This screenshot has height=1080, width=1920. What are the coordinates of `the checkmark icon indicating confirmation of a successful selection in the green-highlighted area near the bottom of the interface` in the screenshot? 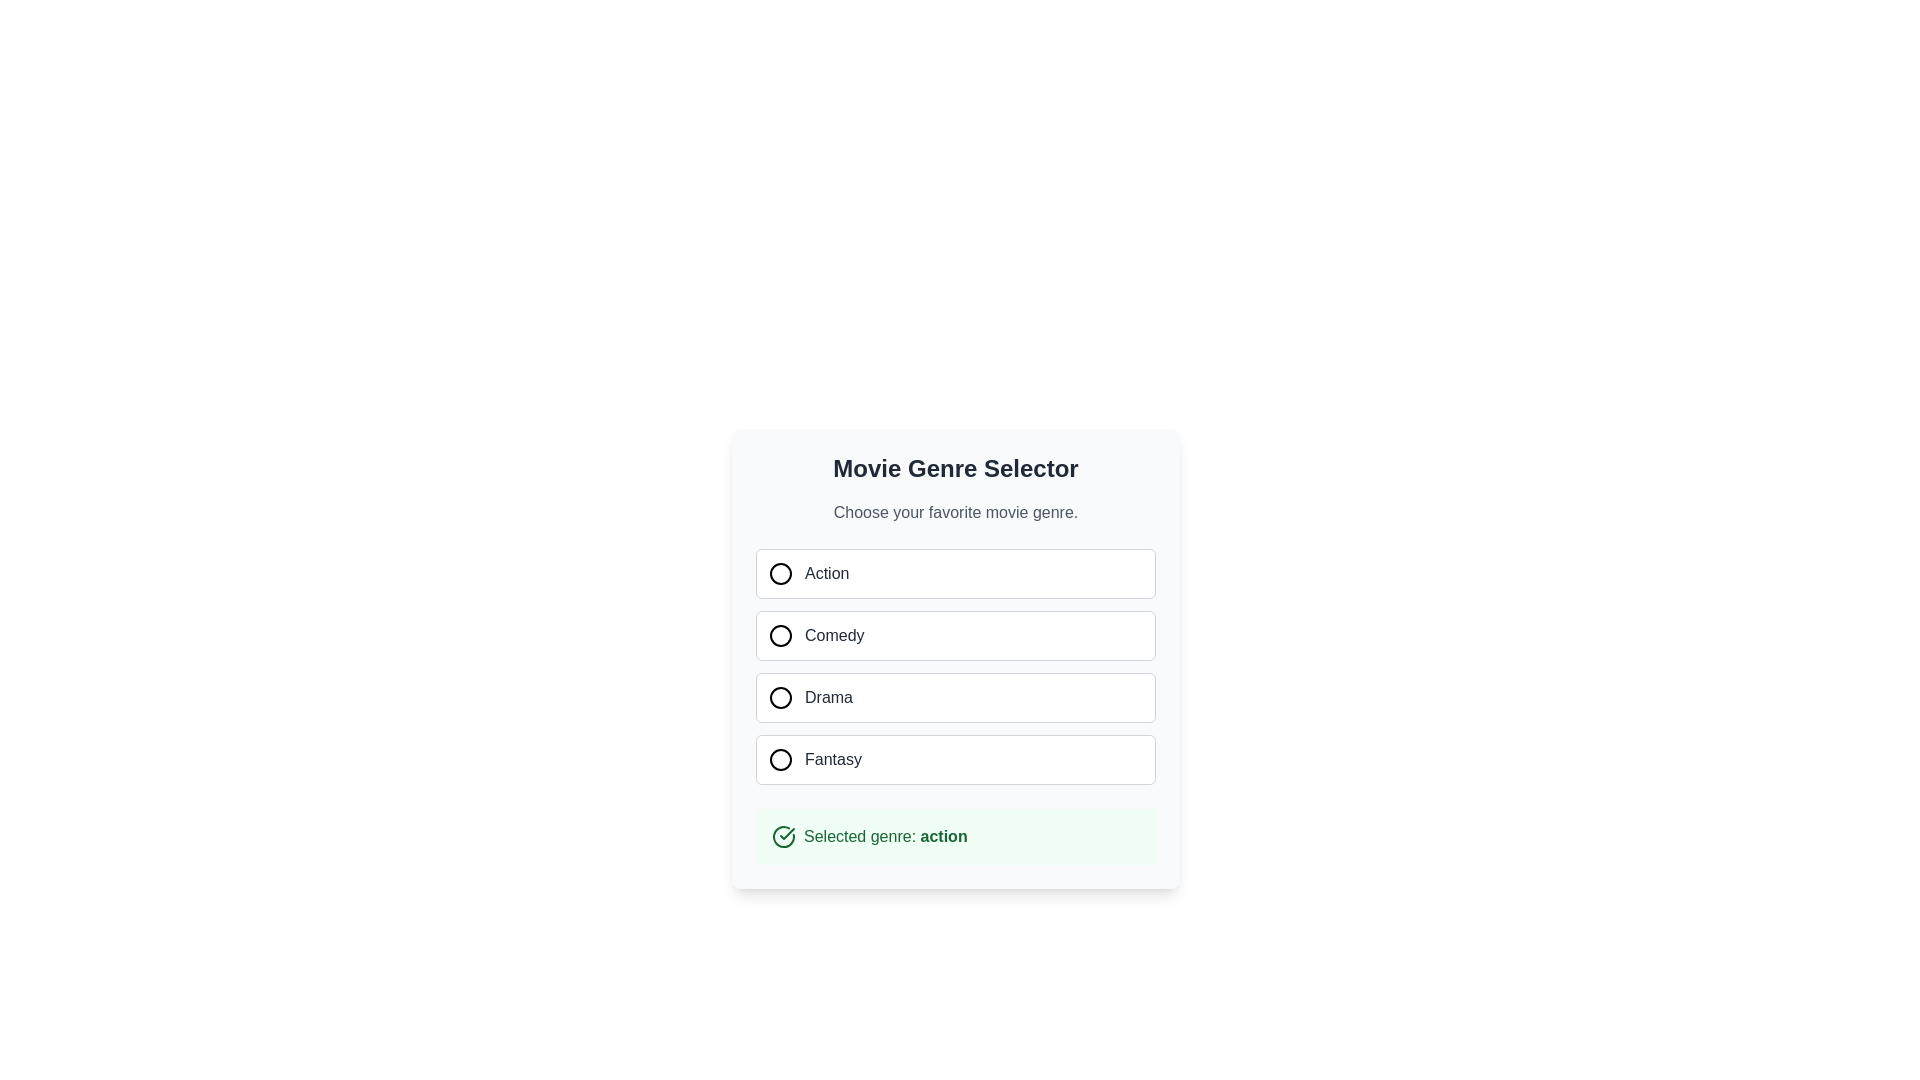 It's located at (786, 833).